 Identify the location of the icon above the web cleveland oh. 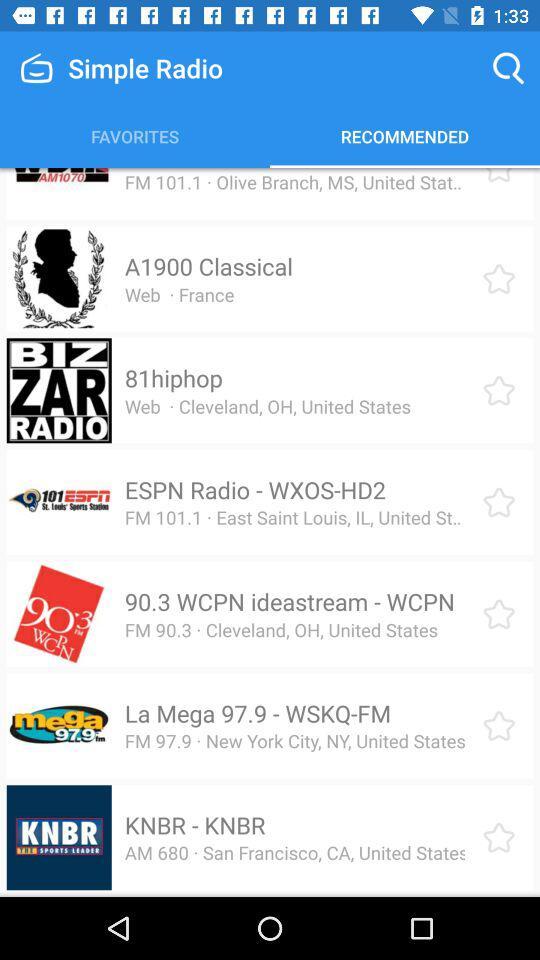
(173, 377).